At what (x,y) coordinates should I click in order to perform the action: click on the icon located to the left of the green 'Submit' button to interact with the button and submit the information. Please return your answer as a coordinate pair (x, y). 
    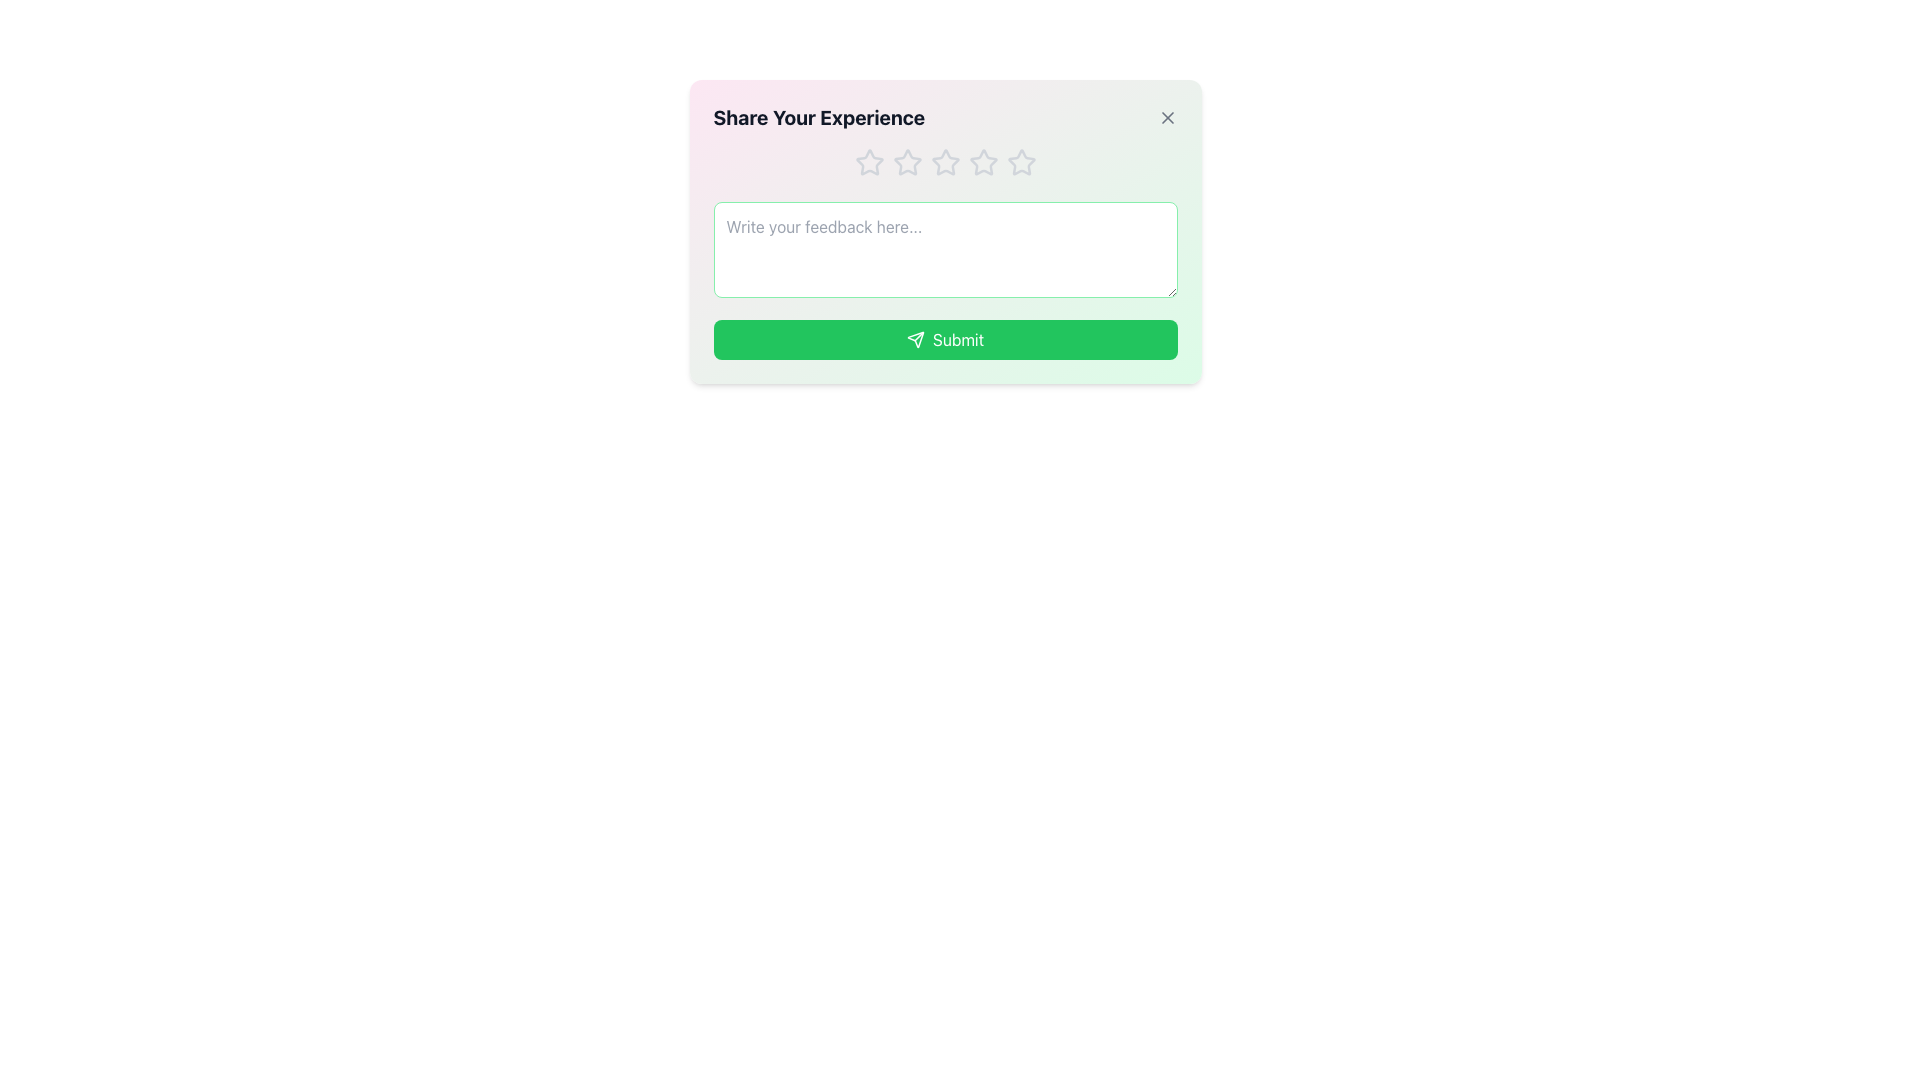
    Looking at the image, I should click on (914, 338).